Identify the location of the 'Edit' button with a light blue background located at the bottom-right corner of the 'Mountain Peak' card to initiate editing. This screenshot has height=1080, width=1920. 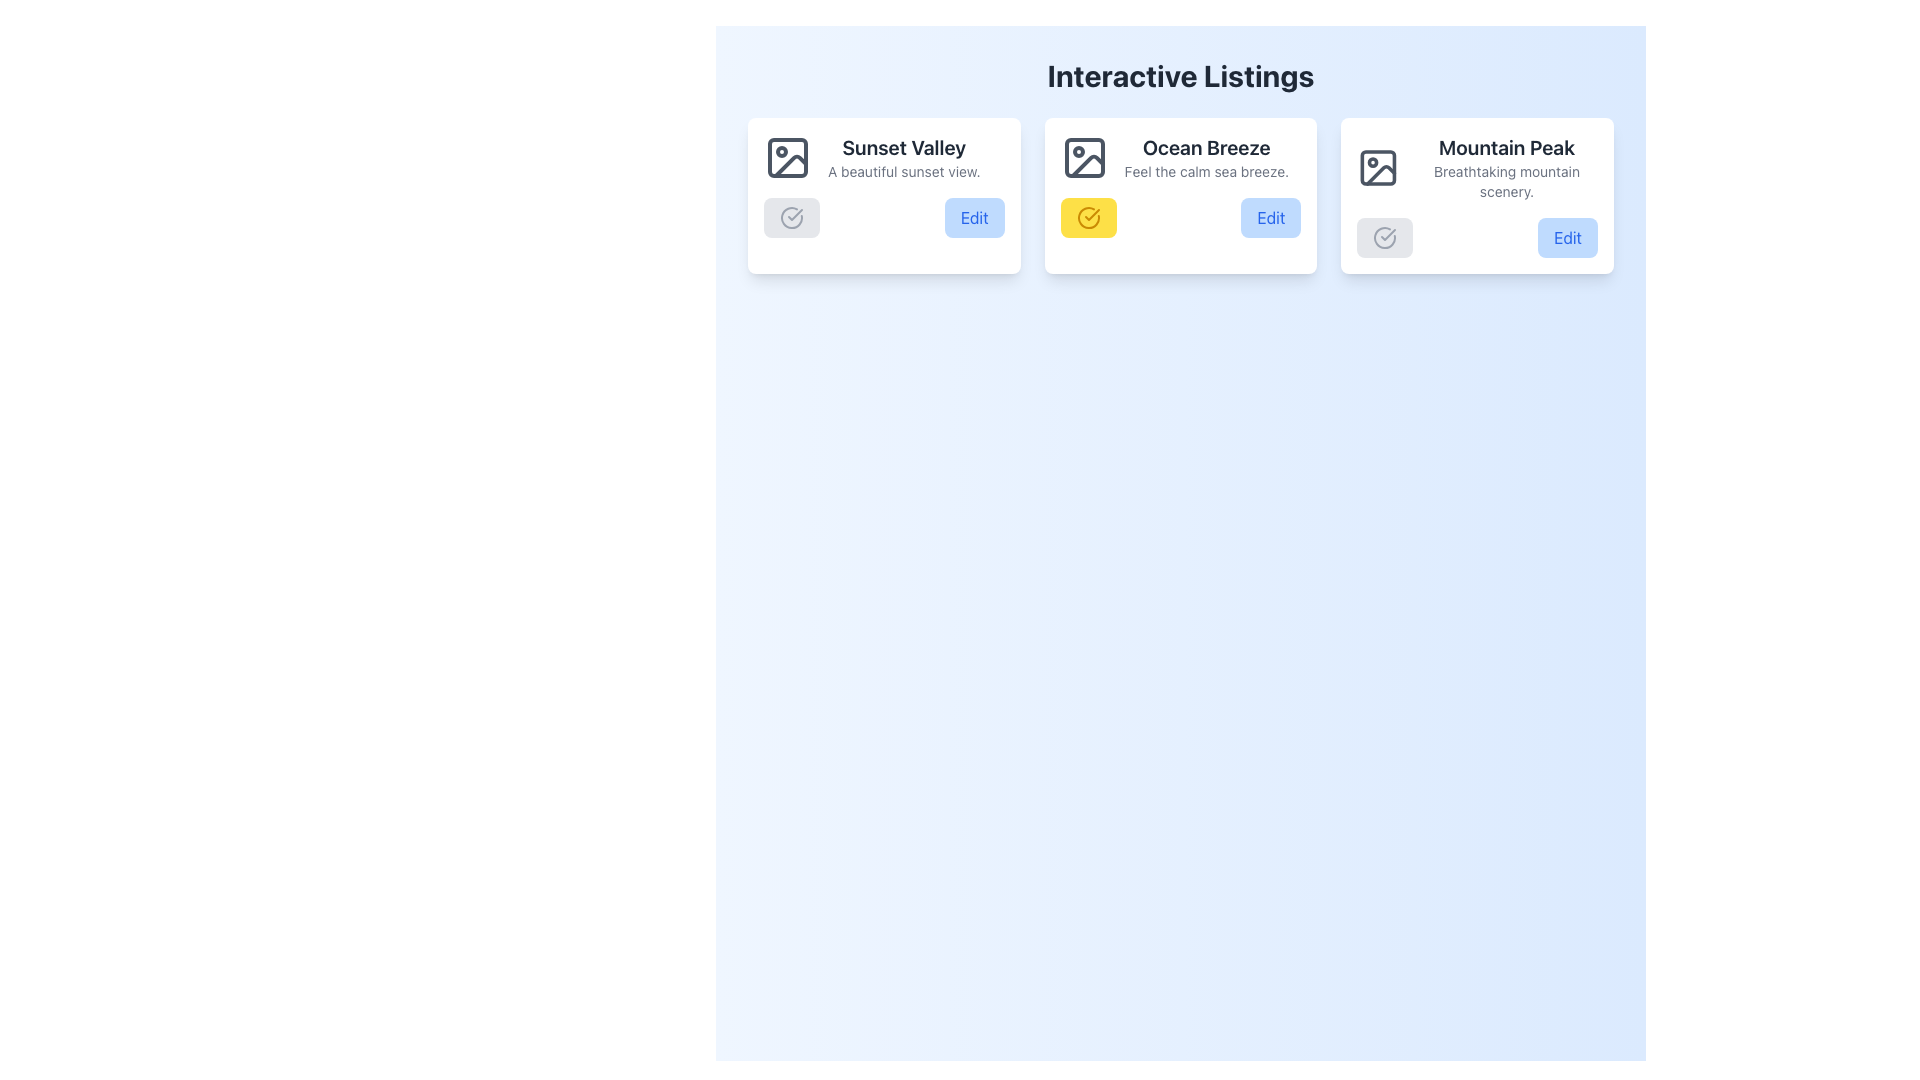
(1567, 237).